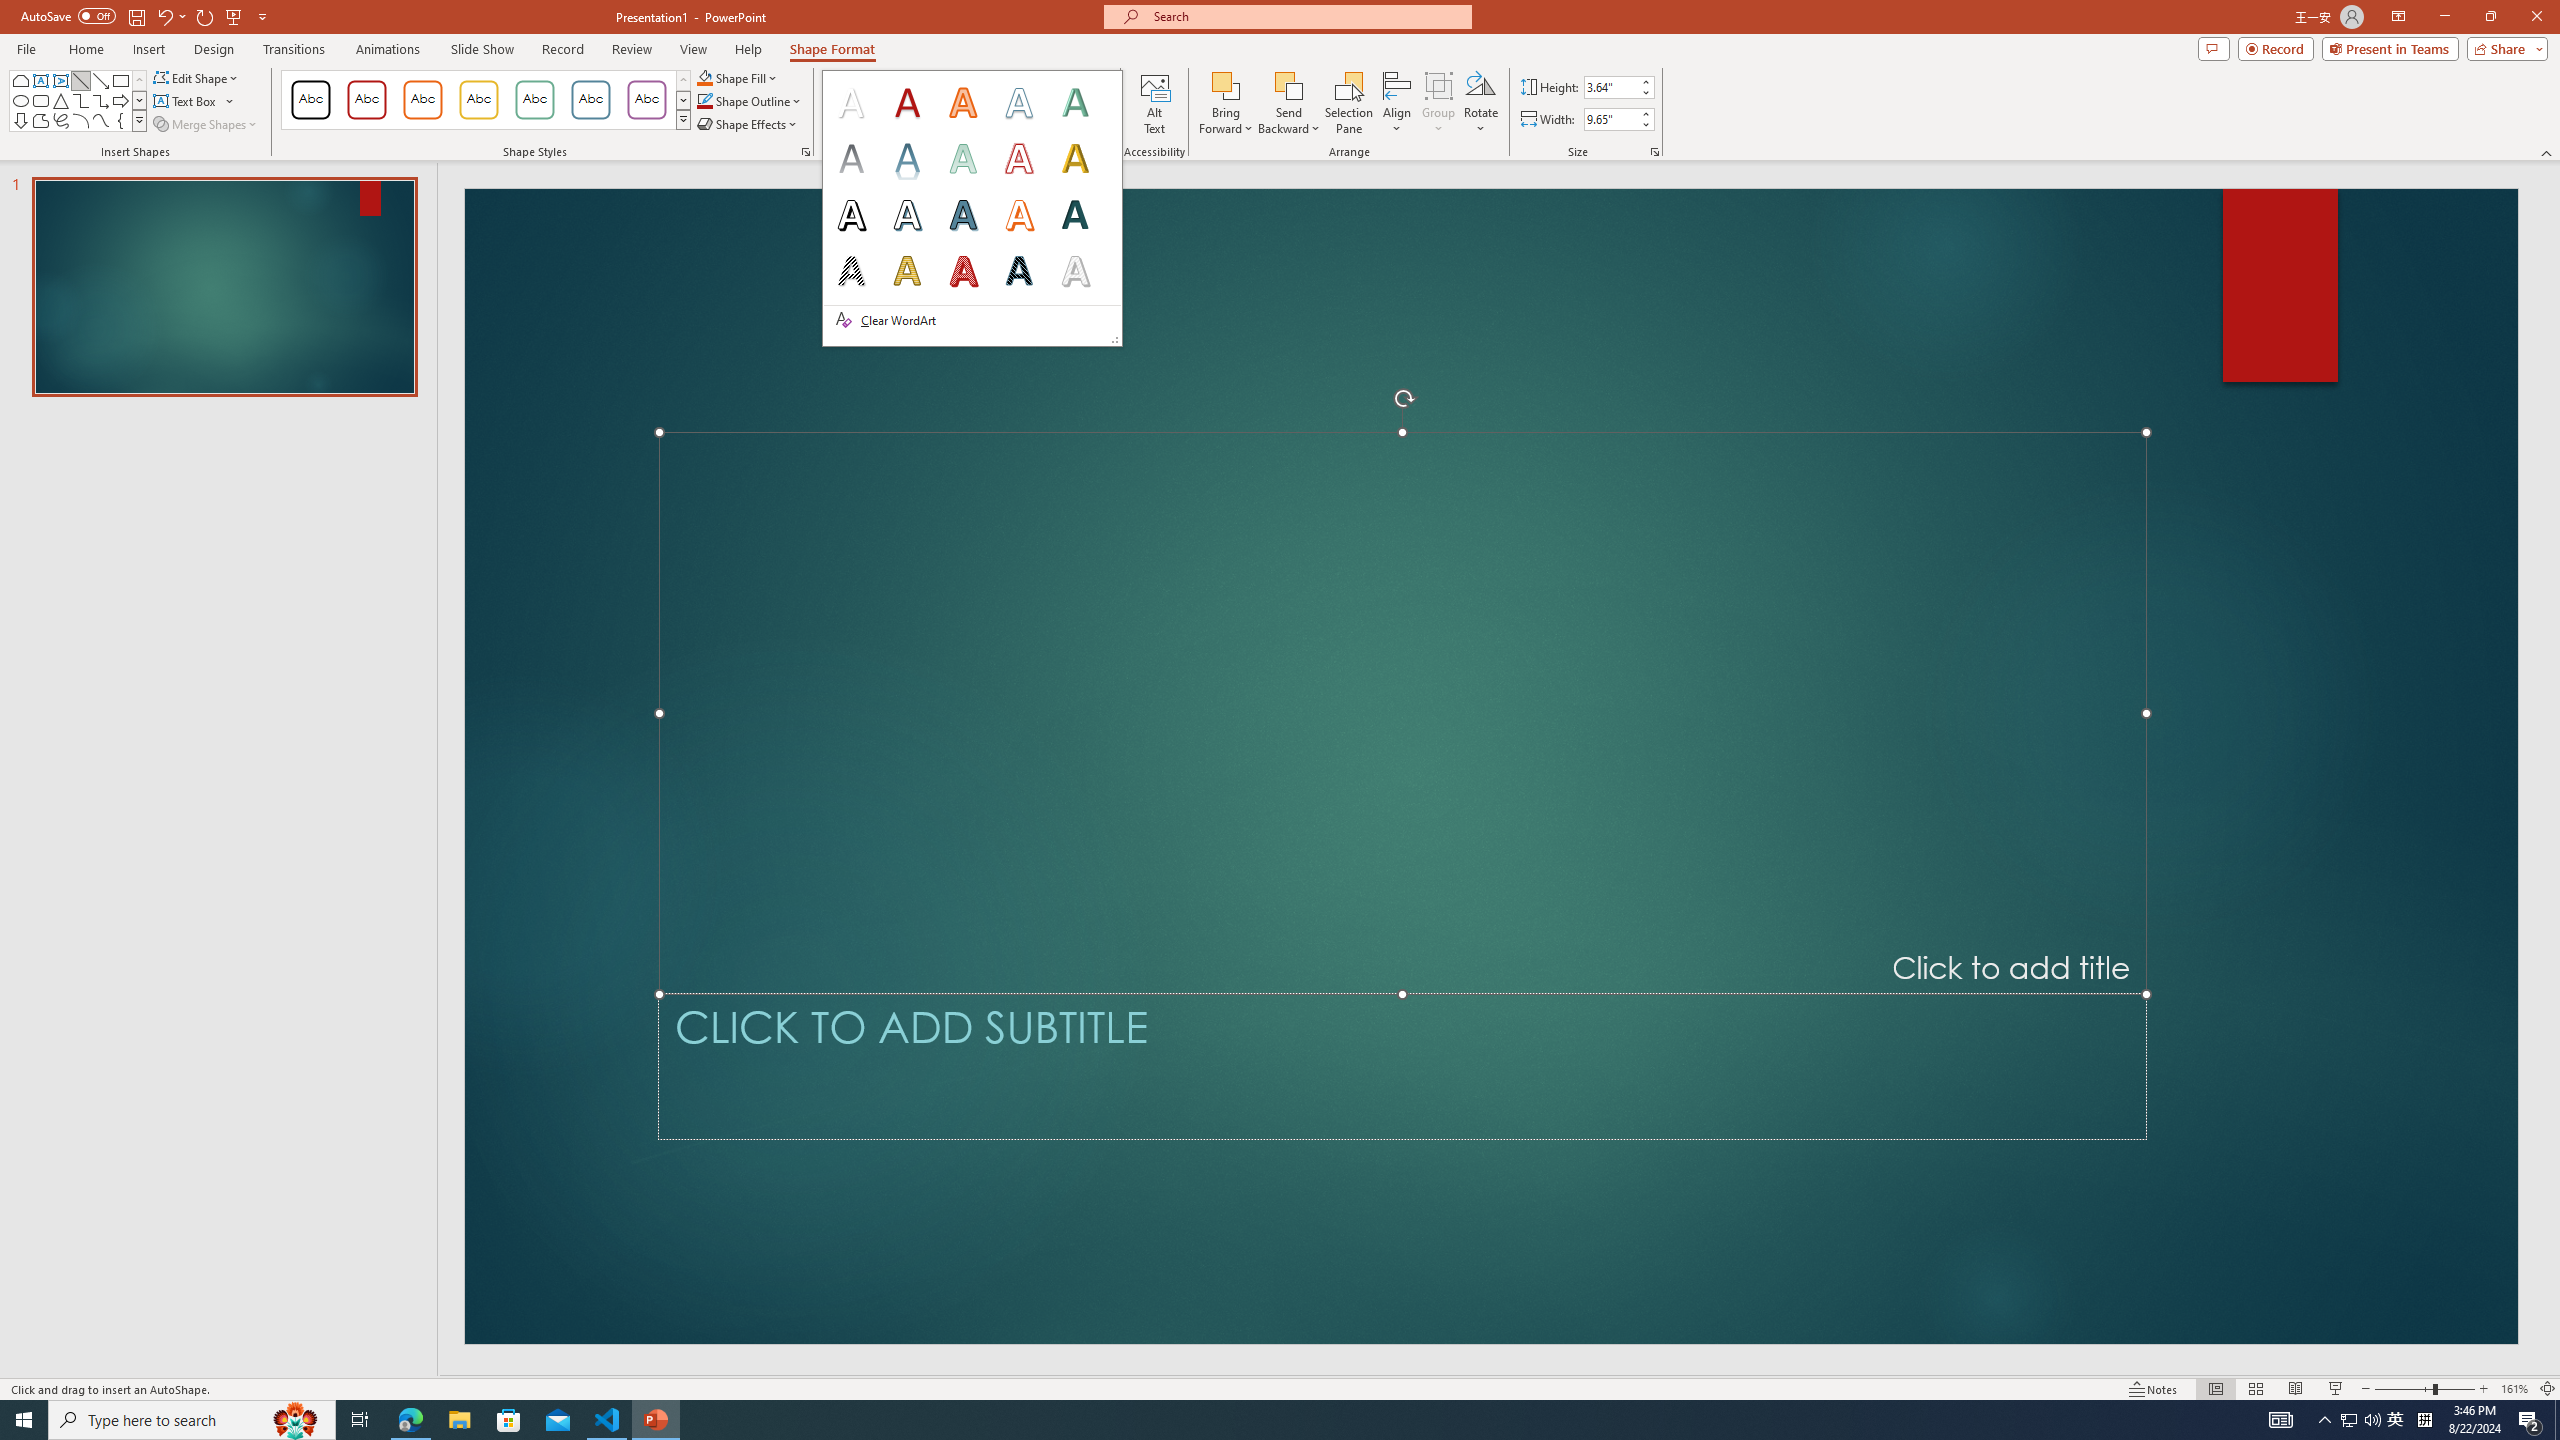 This screenshot has width=2560, height=1440. Describe the element at coordinates (366, 99) in the screenshot. I see `'Colored Outline - Dark Red, Accent 1'` at that location.